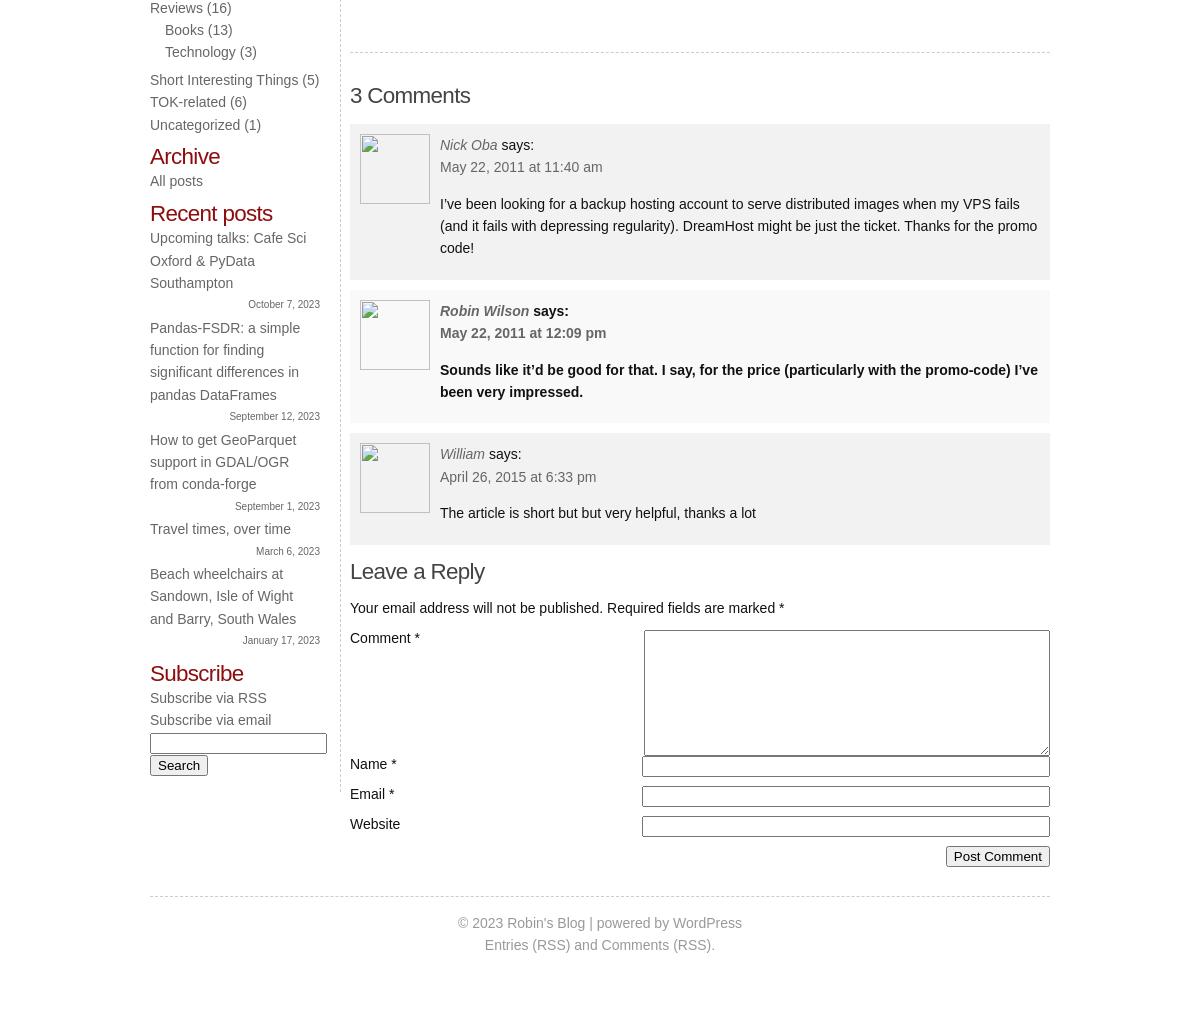  Describe the element at coordinates (150, 180) in the screenshot. I see `'All posts'` at that location.